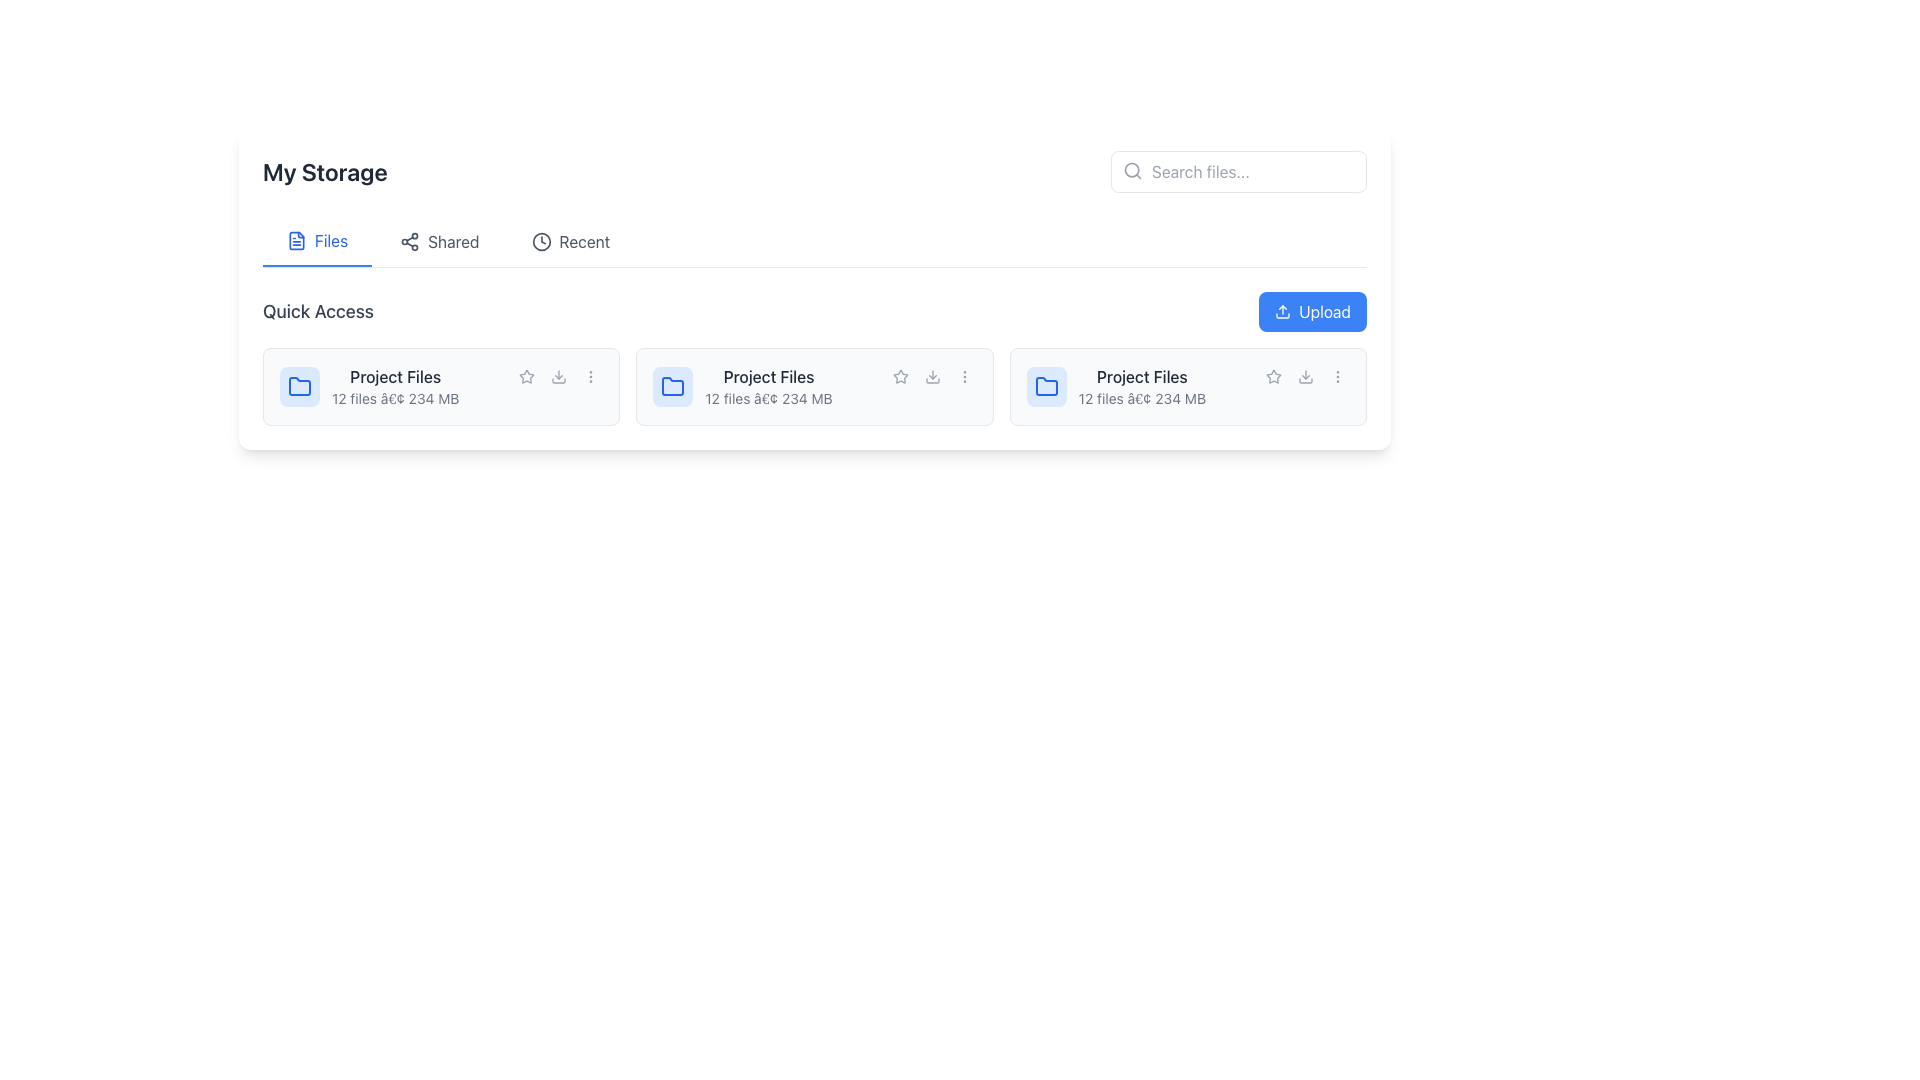  I want to click on the Text label in the horizontal menu near the top-center of the interface, which is the second item after 'Files', so click(452, 241).